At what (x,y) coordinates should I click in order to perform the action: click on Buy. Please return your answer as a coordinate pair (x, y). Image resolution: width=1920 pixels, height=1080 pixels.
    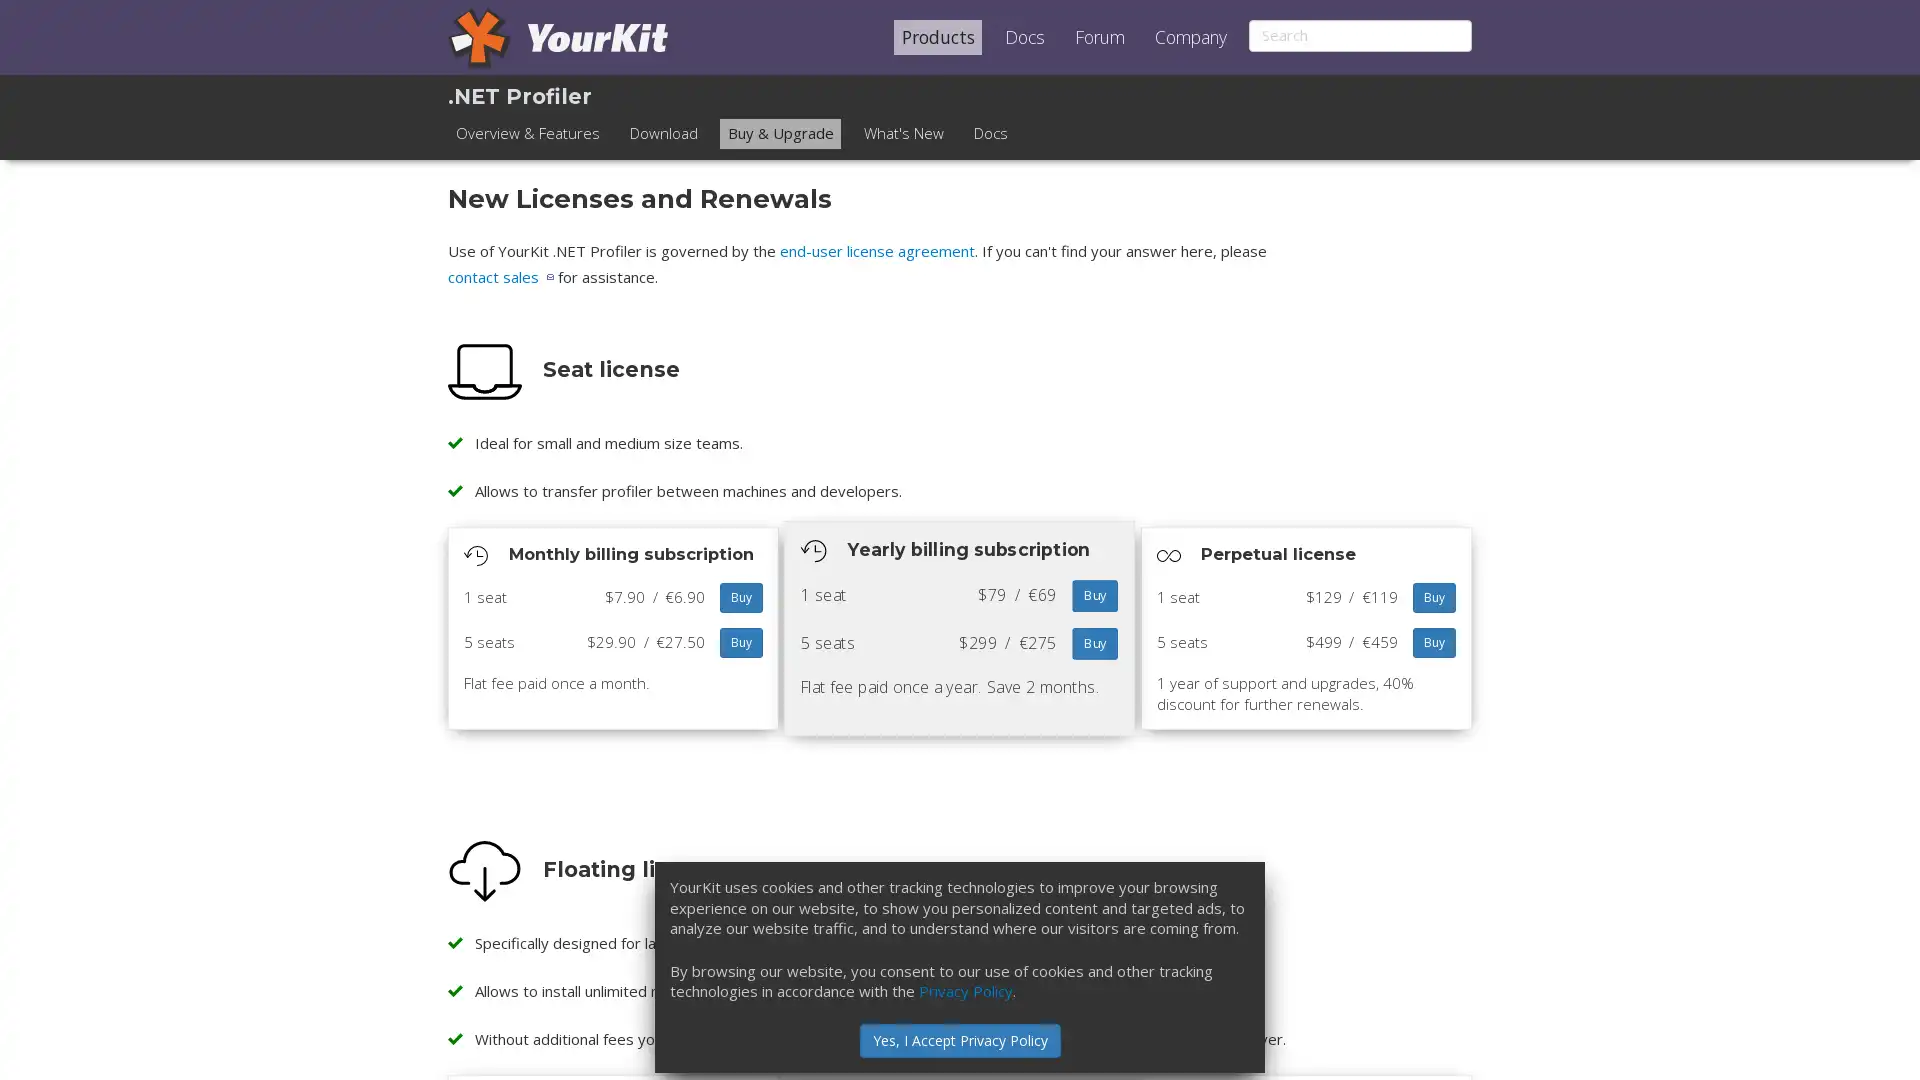
    Looking at the image, I should click on (1094, 595).